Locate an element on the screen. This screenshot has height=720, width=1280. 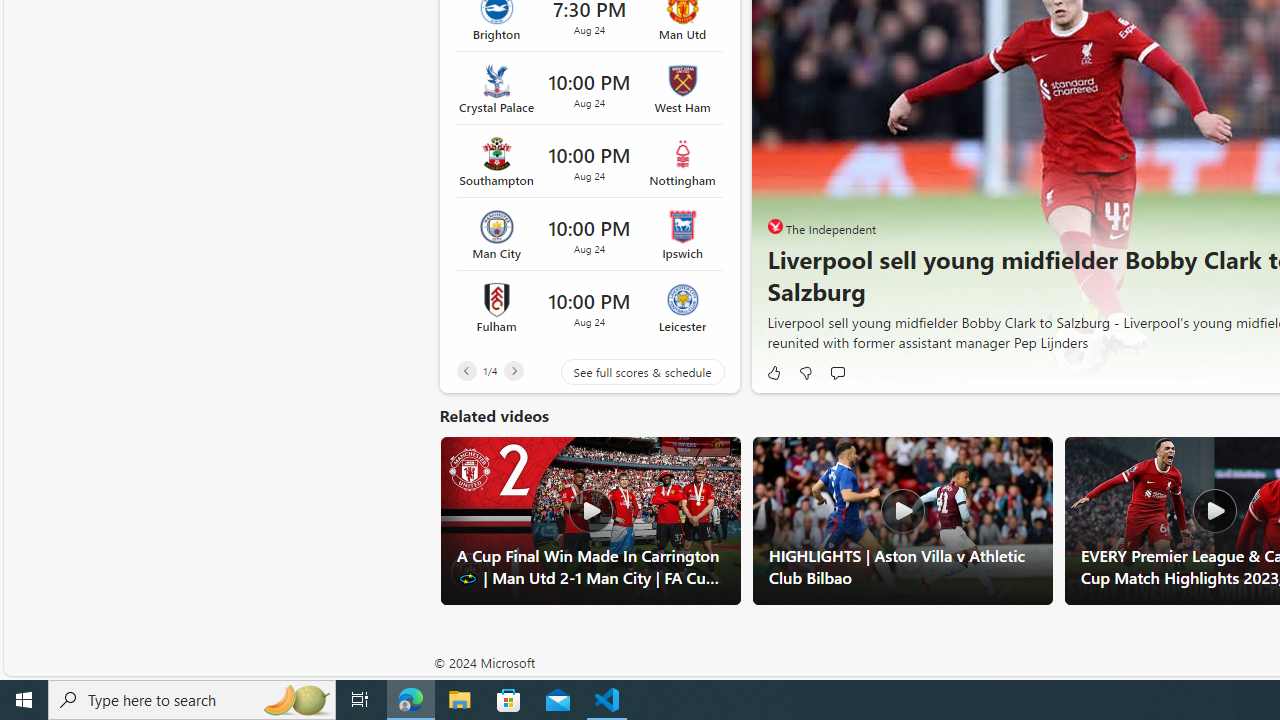
'Southampton vs Nottingham Time 10:00 PM Date Aug 24' is located at coordinates (588, 161).